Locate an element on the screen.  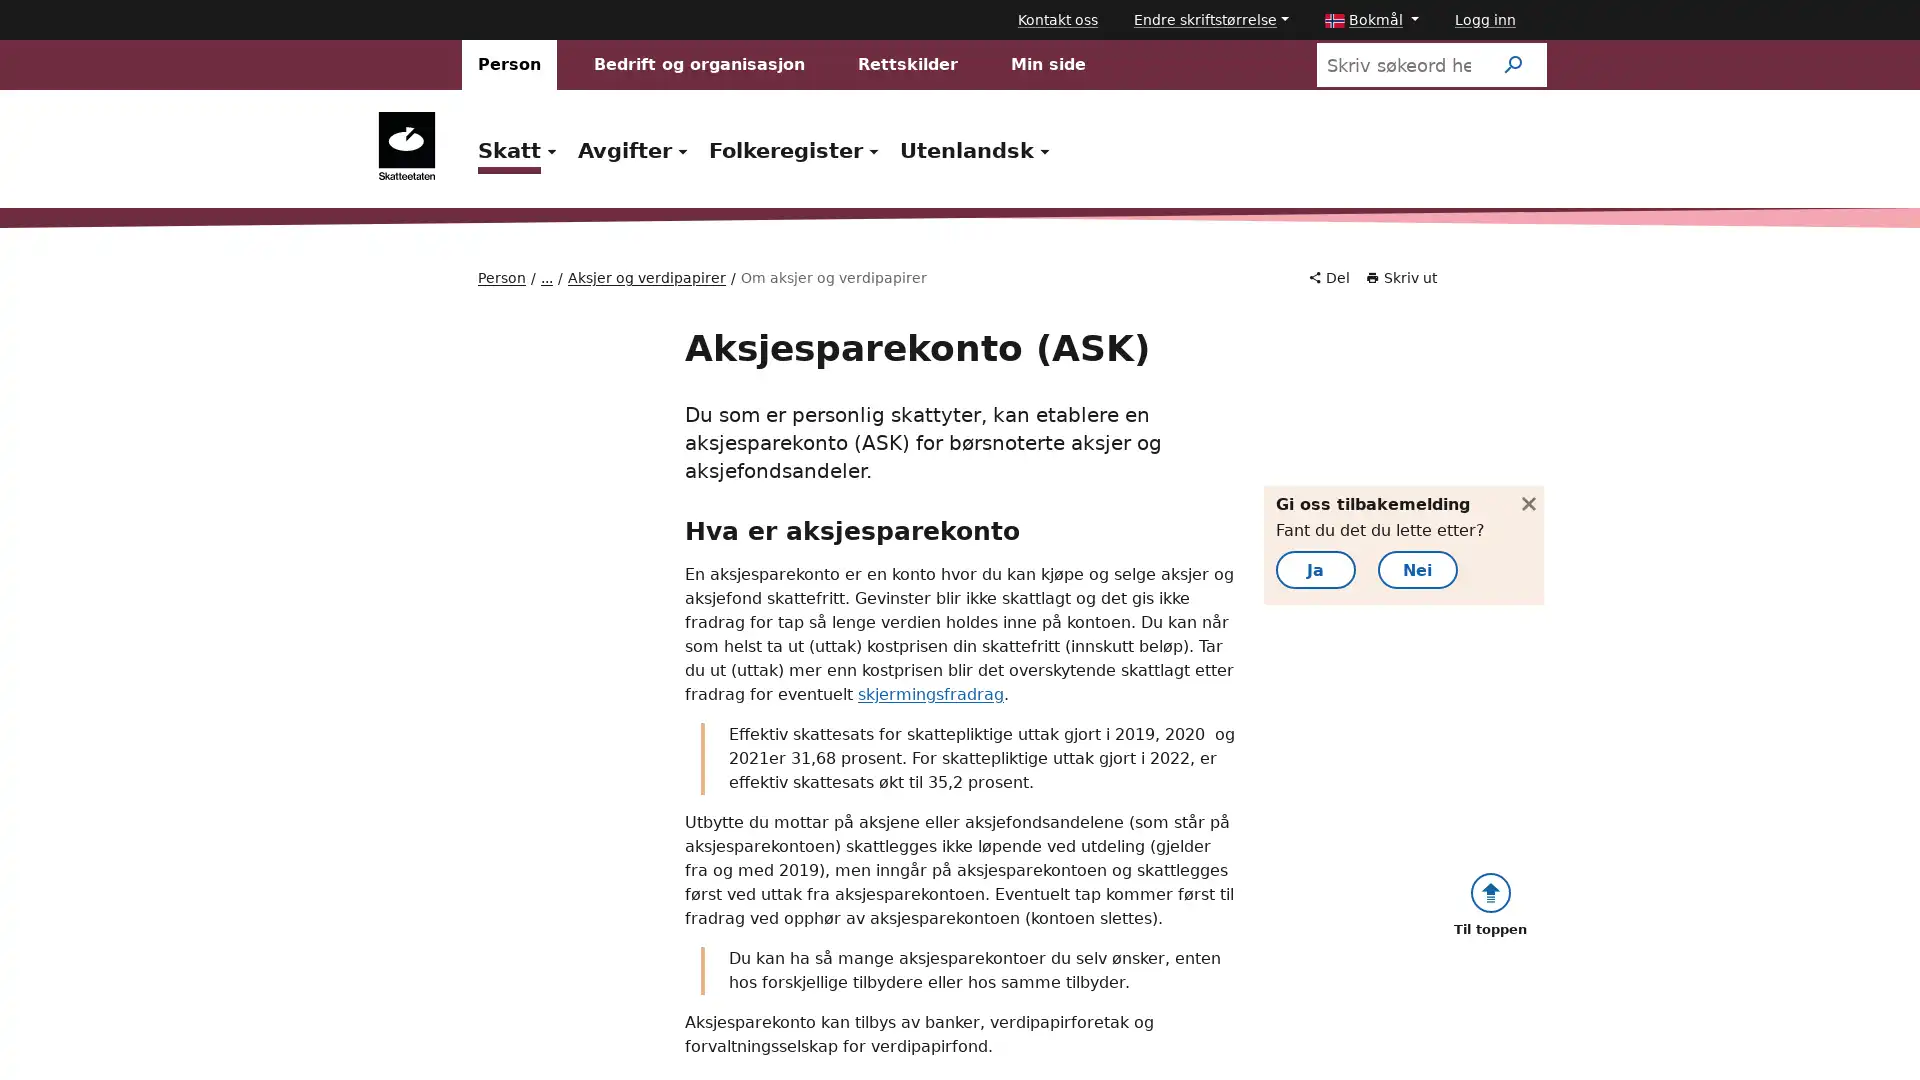
Lukk sprreboks is located at coordinates (1517, 496).